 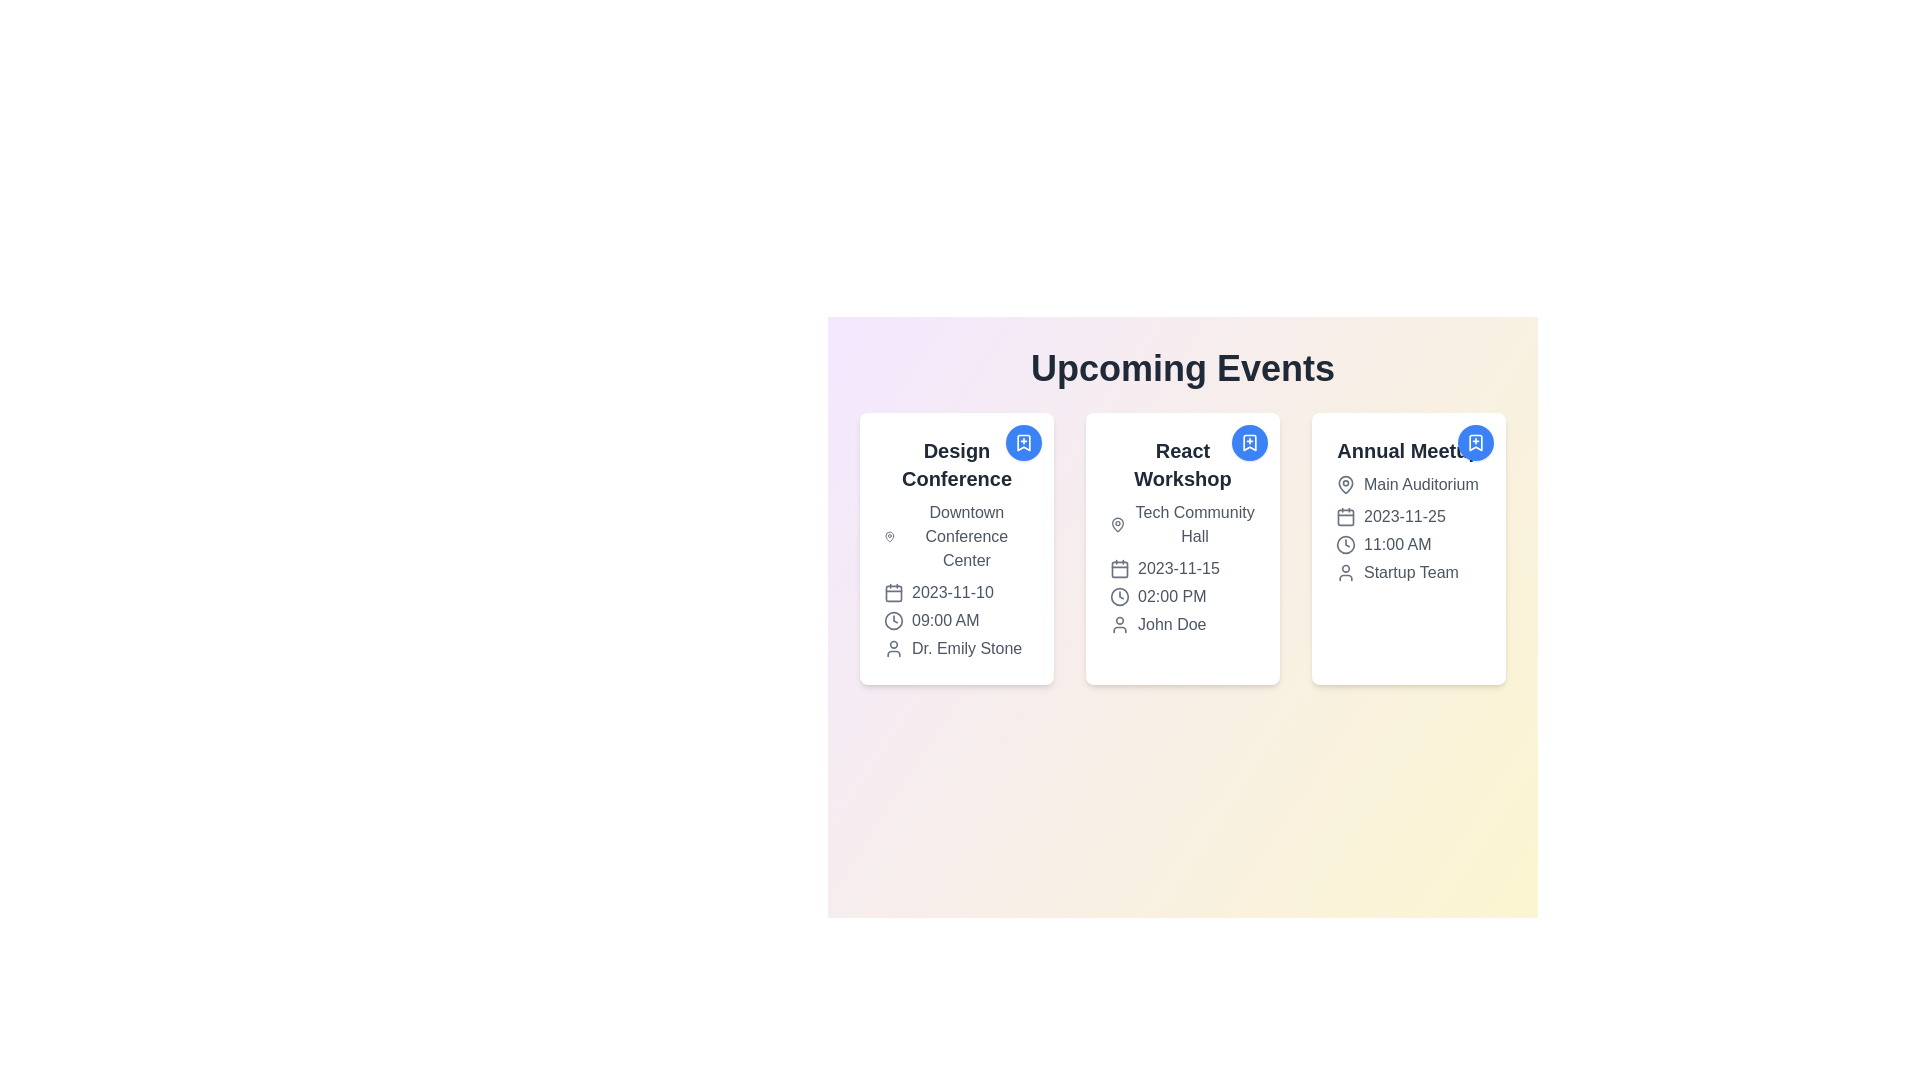 I want to click on the bookmark icon in the top-right corner of the React Workshop card to bookmark the event, so click(x=1248, y=442).